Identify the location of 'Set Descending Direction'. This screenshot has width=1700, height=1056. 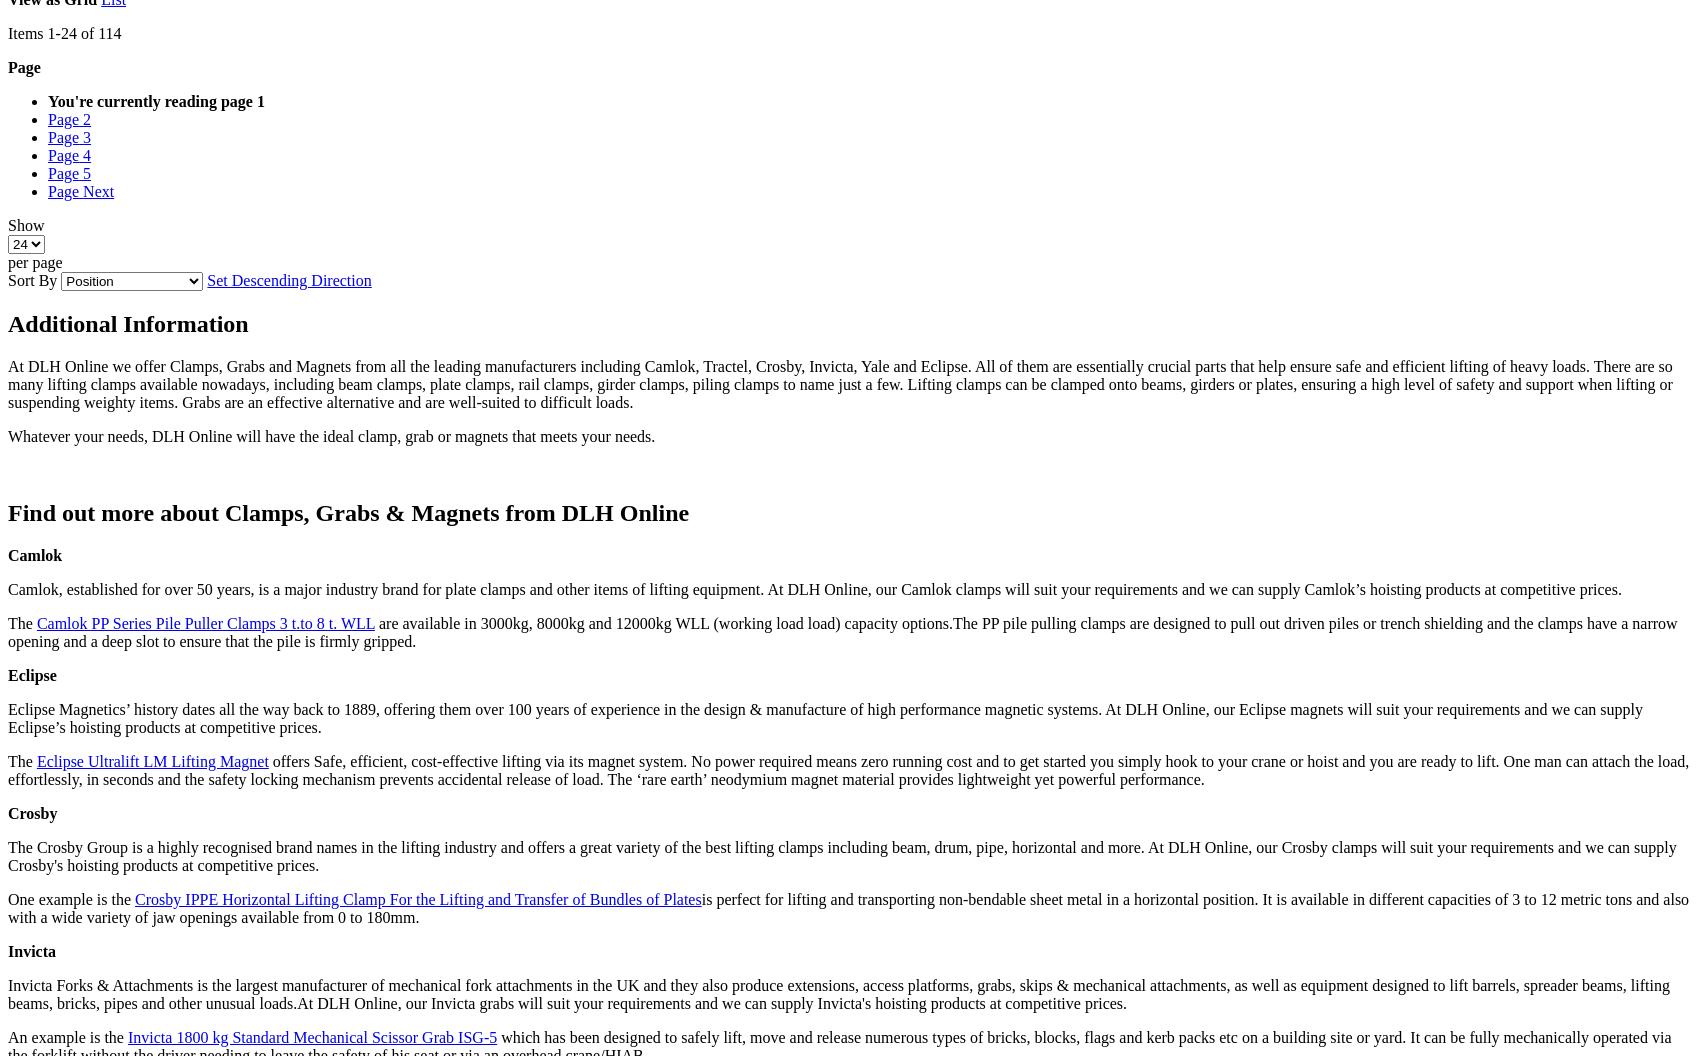
(289, 280).